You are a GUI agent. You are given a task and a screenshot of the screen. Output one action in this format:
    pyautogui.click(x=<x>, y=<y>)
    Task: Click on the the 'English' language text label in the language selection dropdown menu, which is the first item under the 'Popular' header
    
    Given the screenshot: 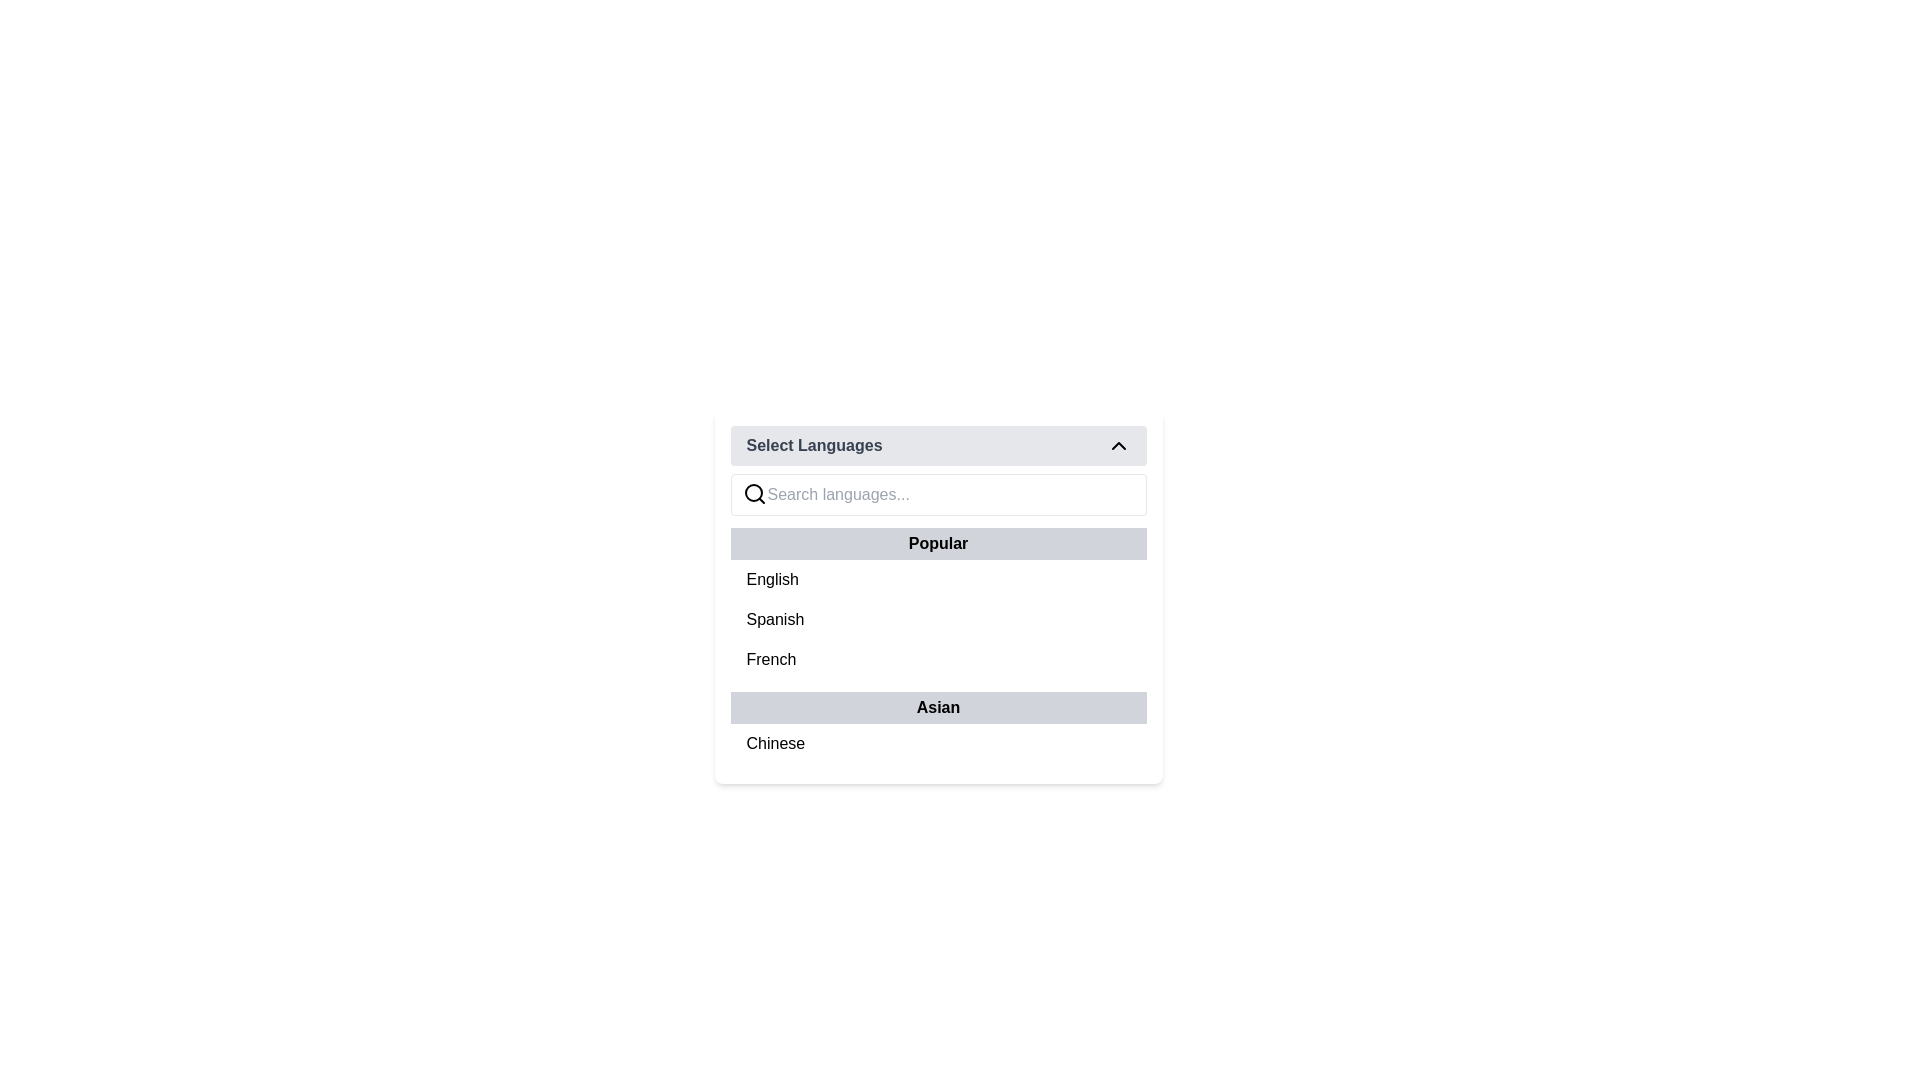 What is the action you would take?
    pyautogui.click(x=771, y=579)
    